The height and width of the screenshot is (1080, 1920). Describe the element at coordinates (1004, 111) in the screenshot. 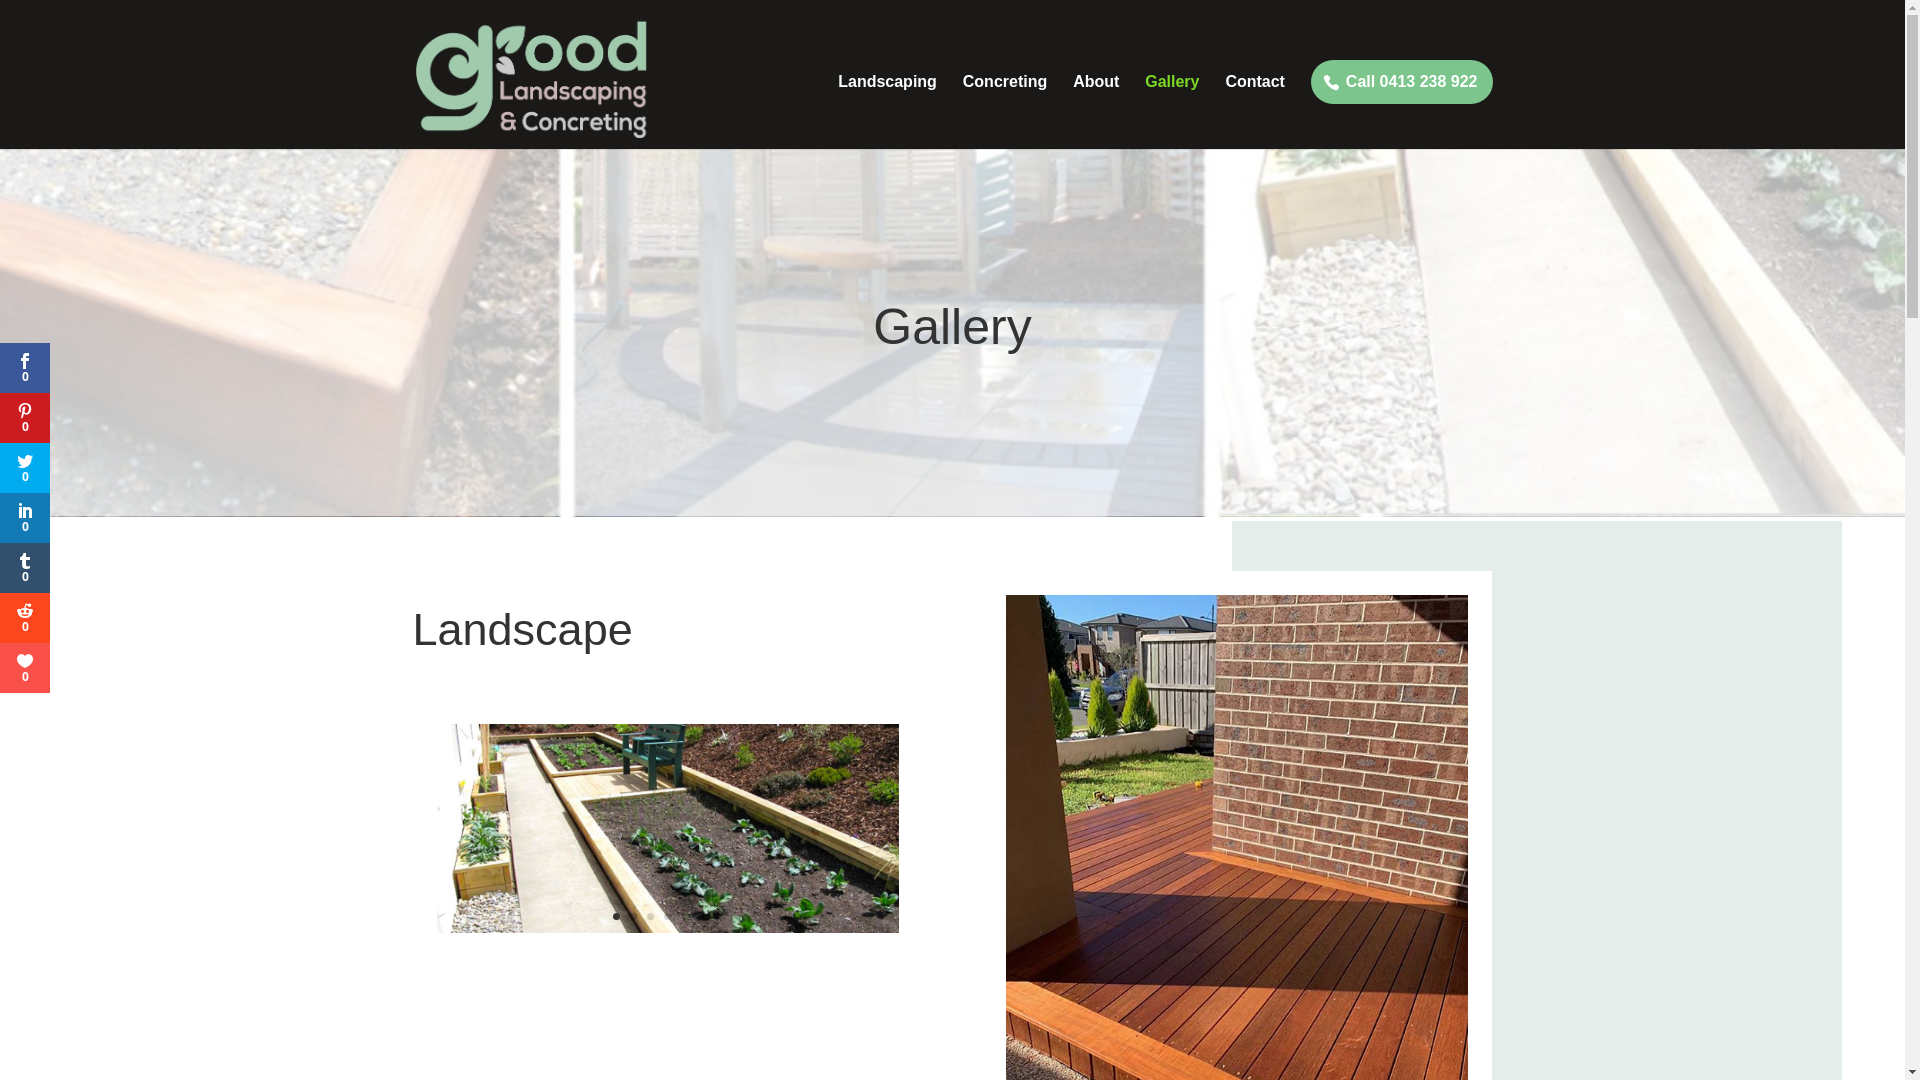

I see `'Concreting'` at that location.